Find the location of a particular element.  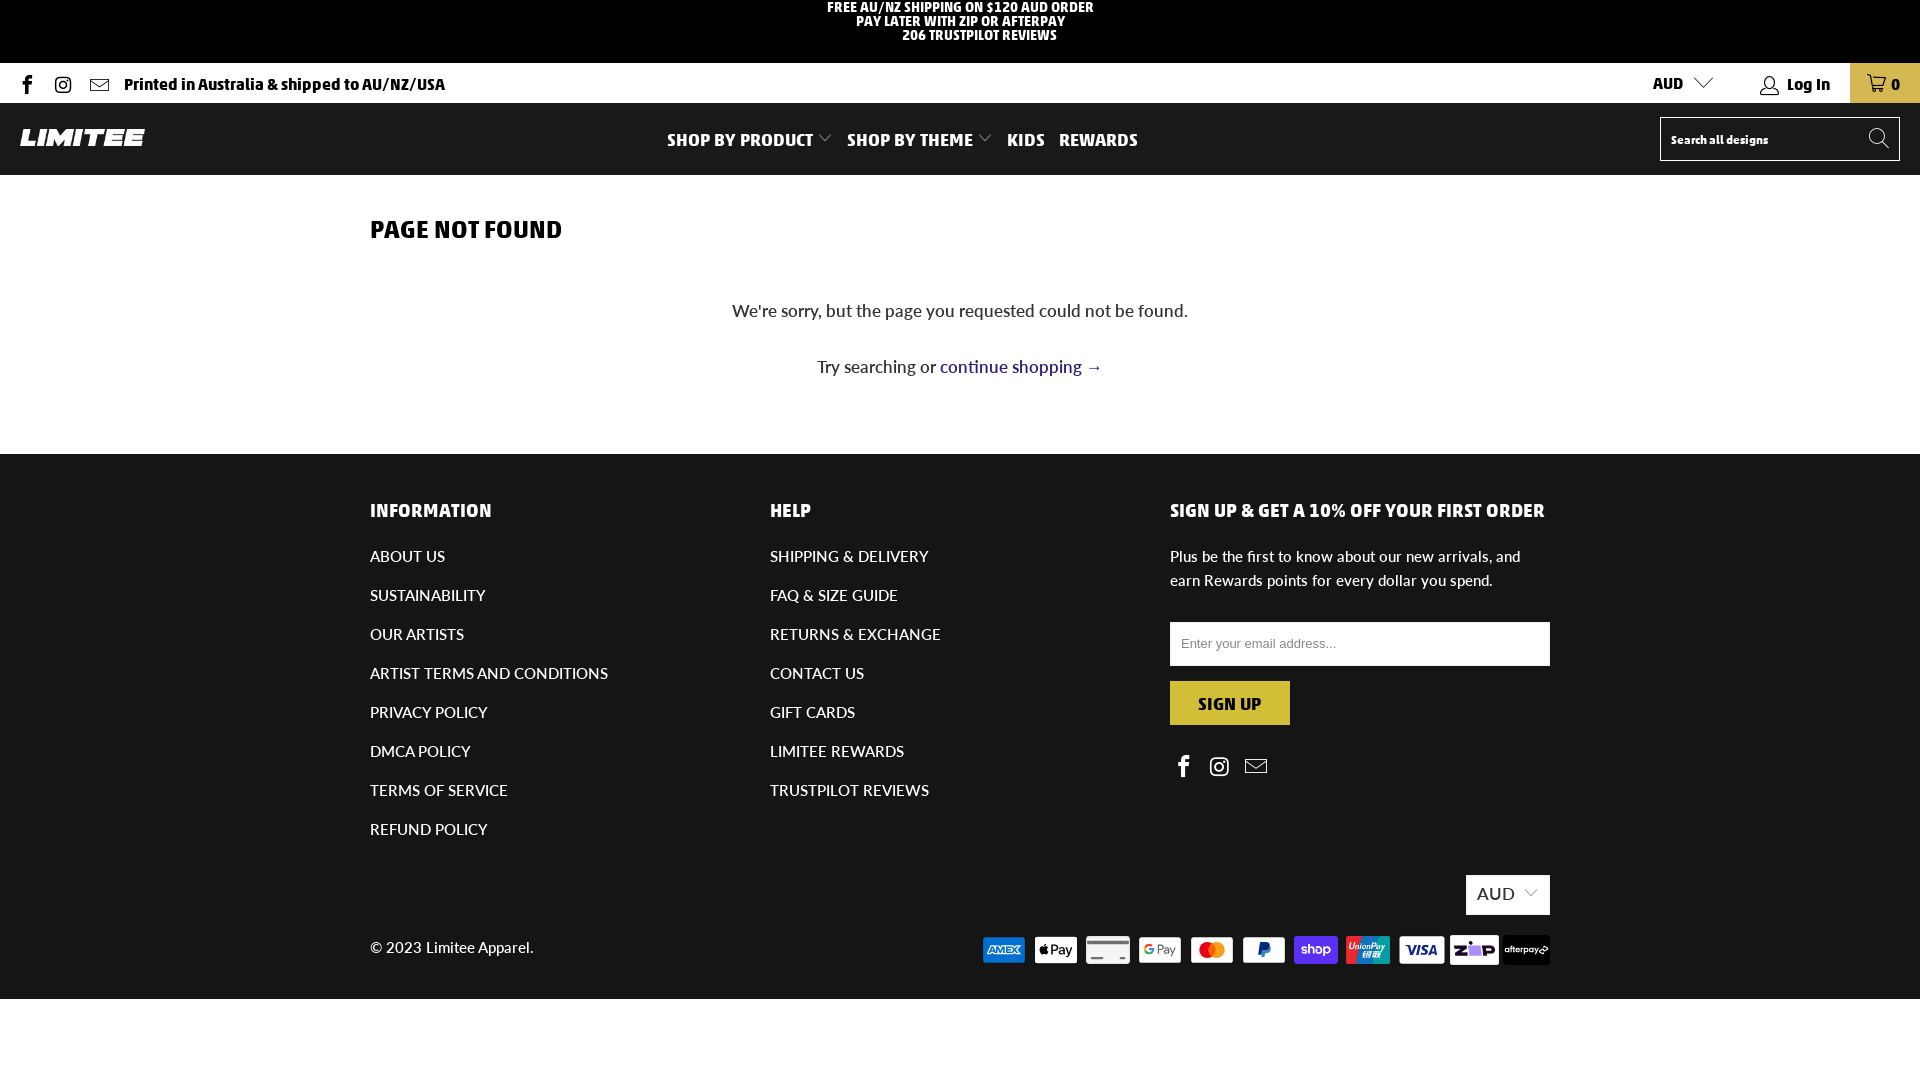

'SHIPPING & DELIVERY' is located at coordinates (768, 555).